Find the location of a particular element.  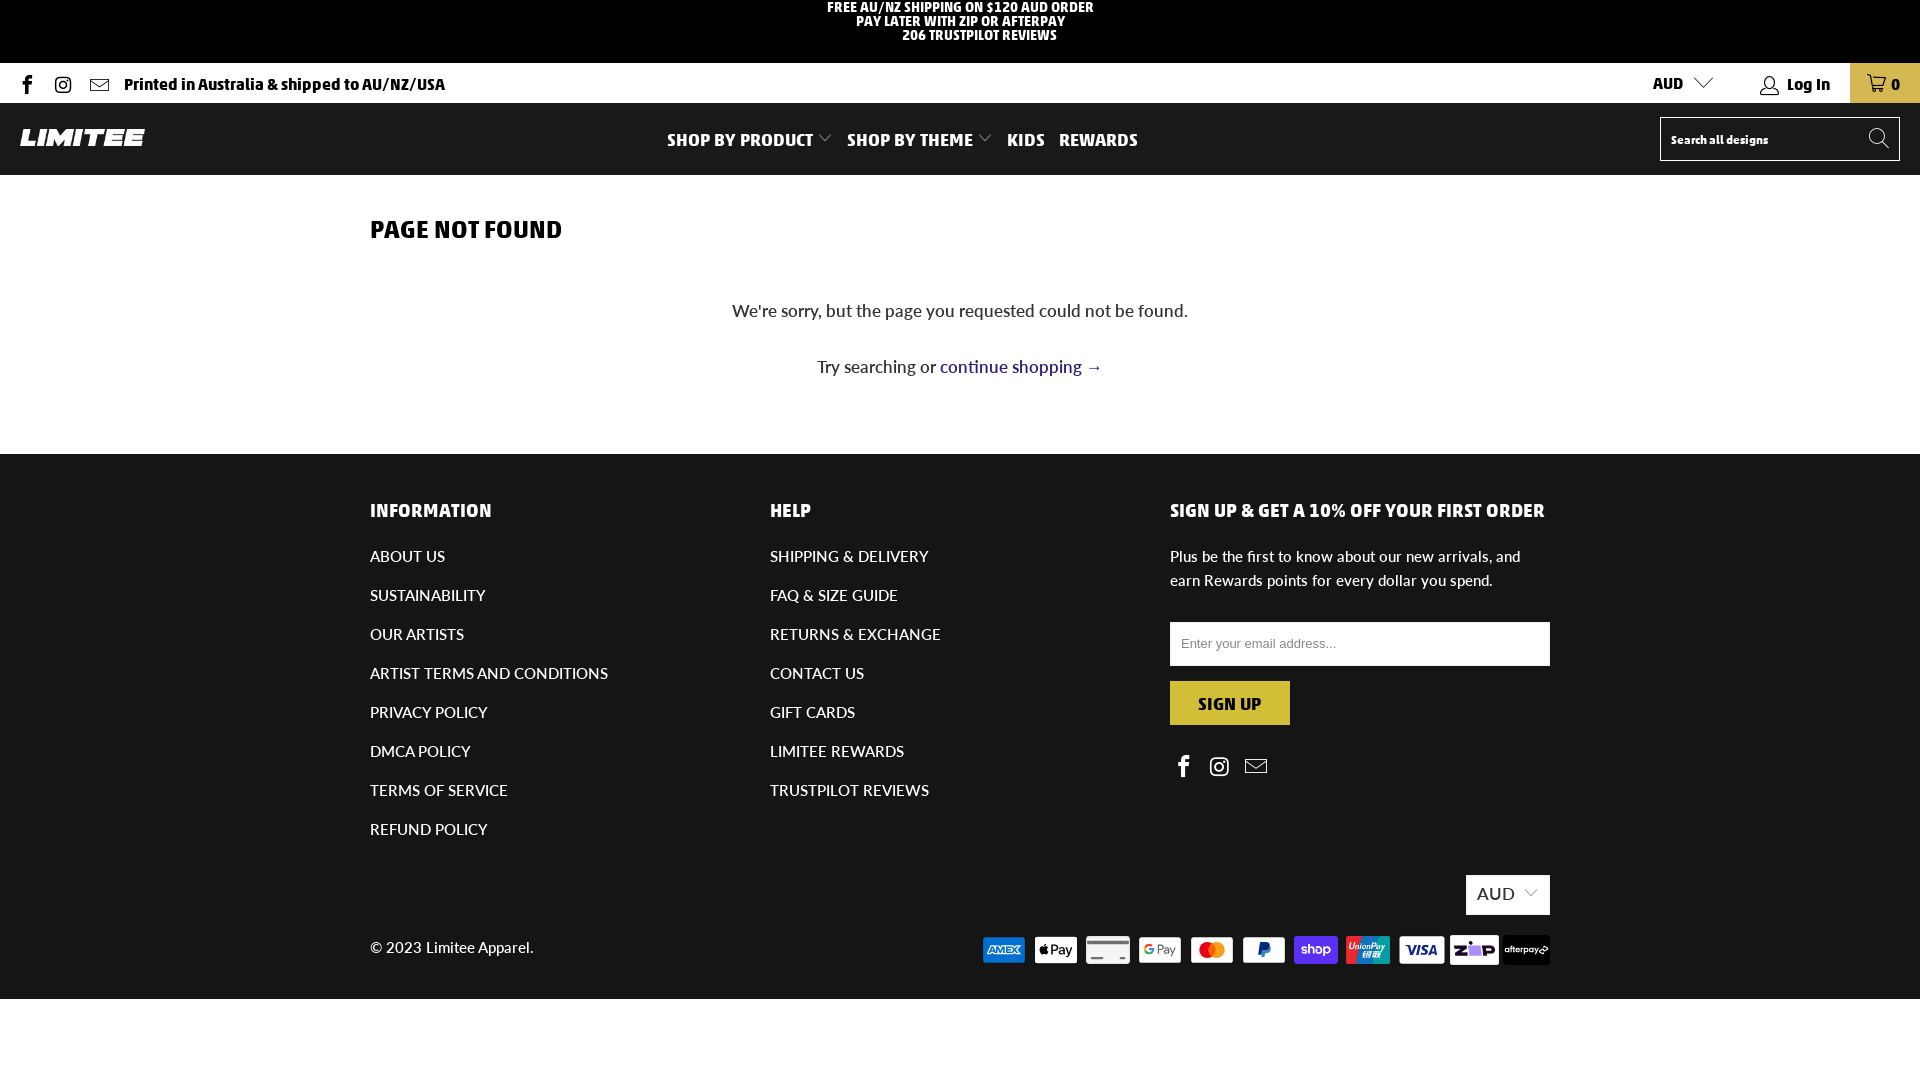

'SHIPPING & DELIVERY' is located at coordinates (768, 555).